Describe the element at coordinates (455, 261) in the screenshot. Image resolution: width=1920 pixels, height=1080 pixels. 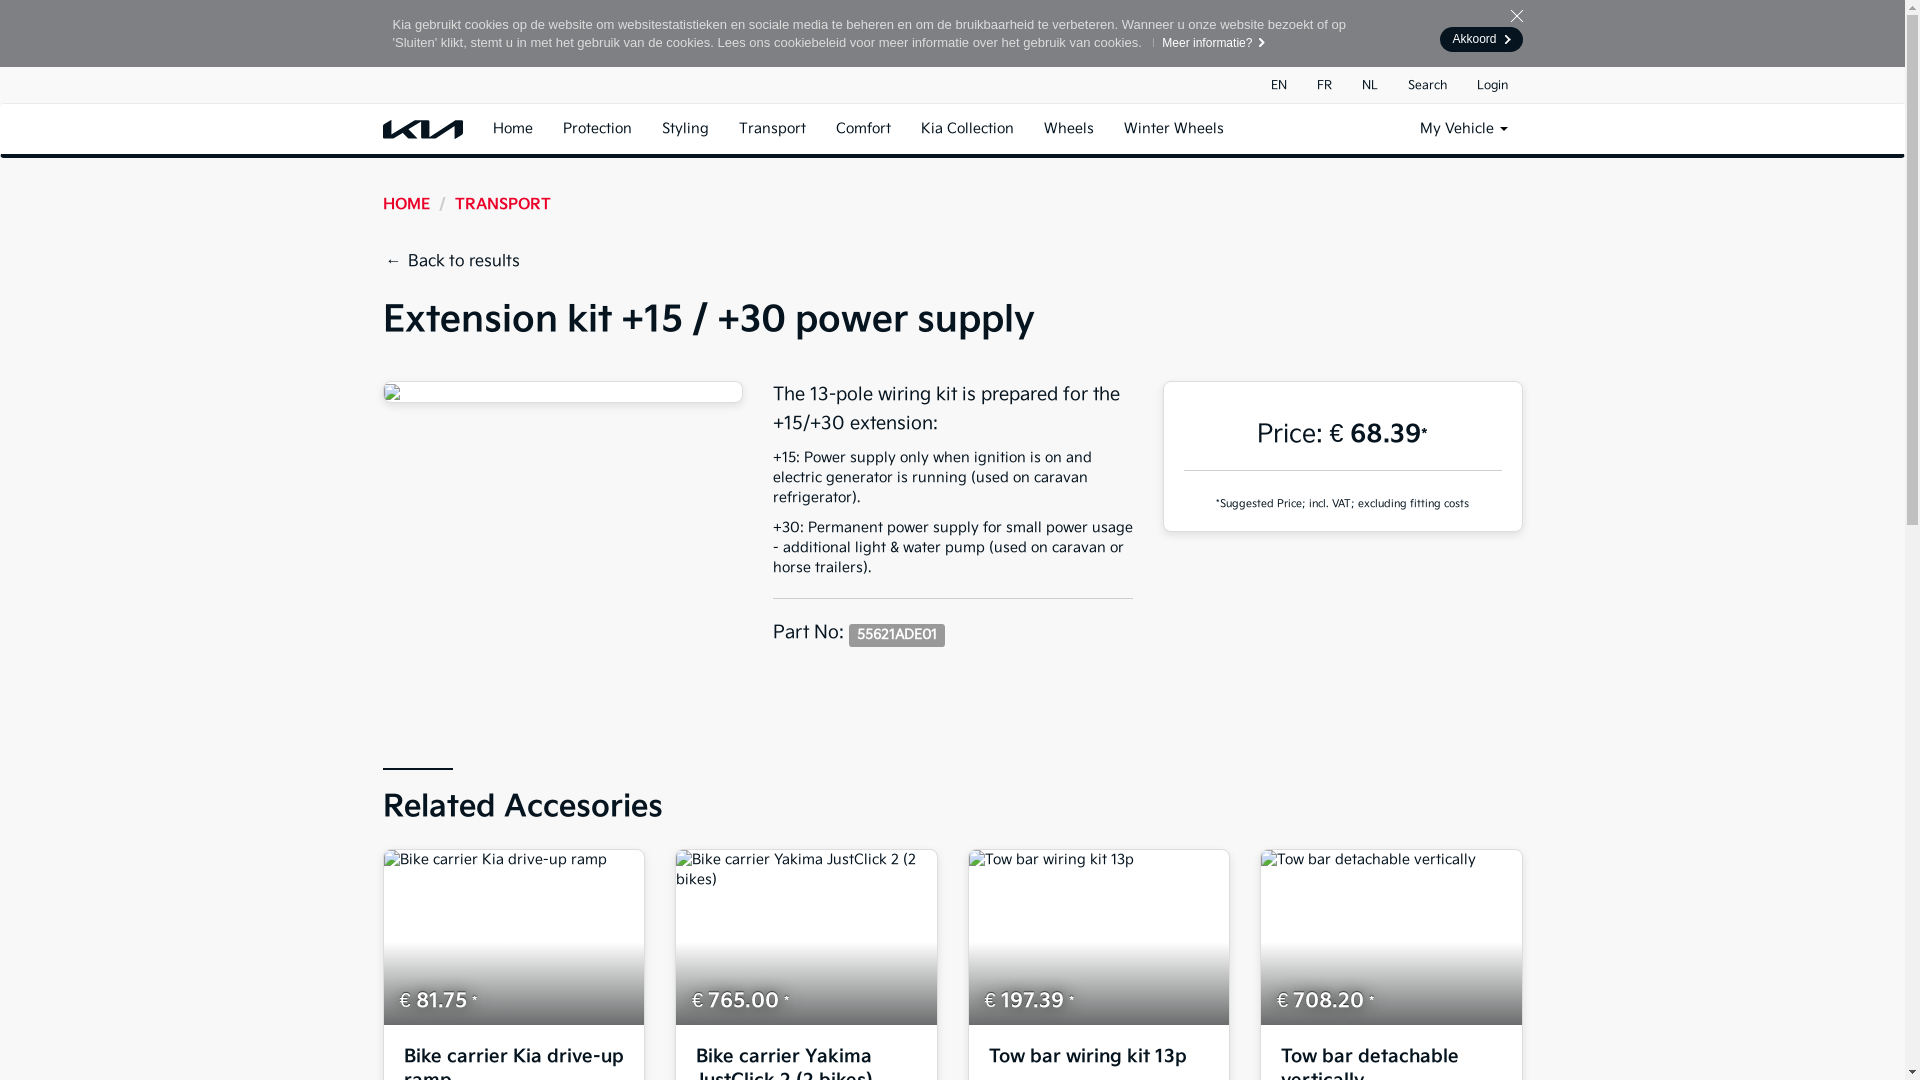
I see `'Back to results'` at that location.